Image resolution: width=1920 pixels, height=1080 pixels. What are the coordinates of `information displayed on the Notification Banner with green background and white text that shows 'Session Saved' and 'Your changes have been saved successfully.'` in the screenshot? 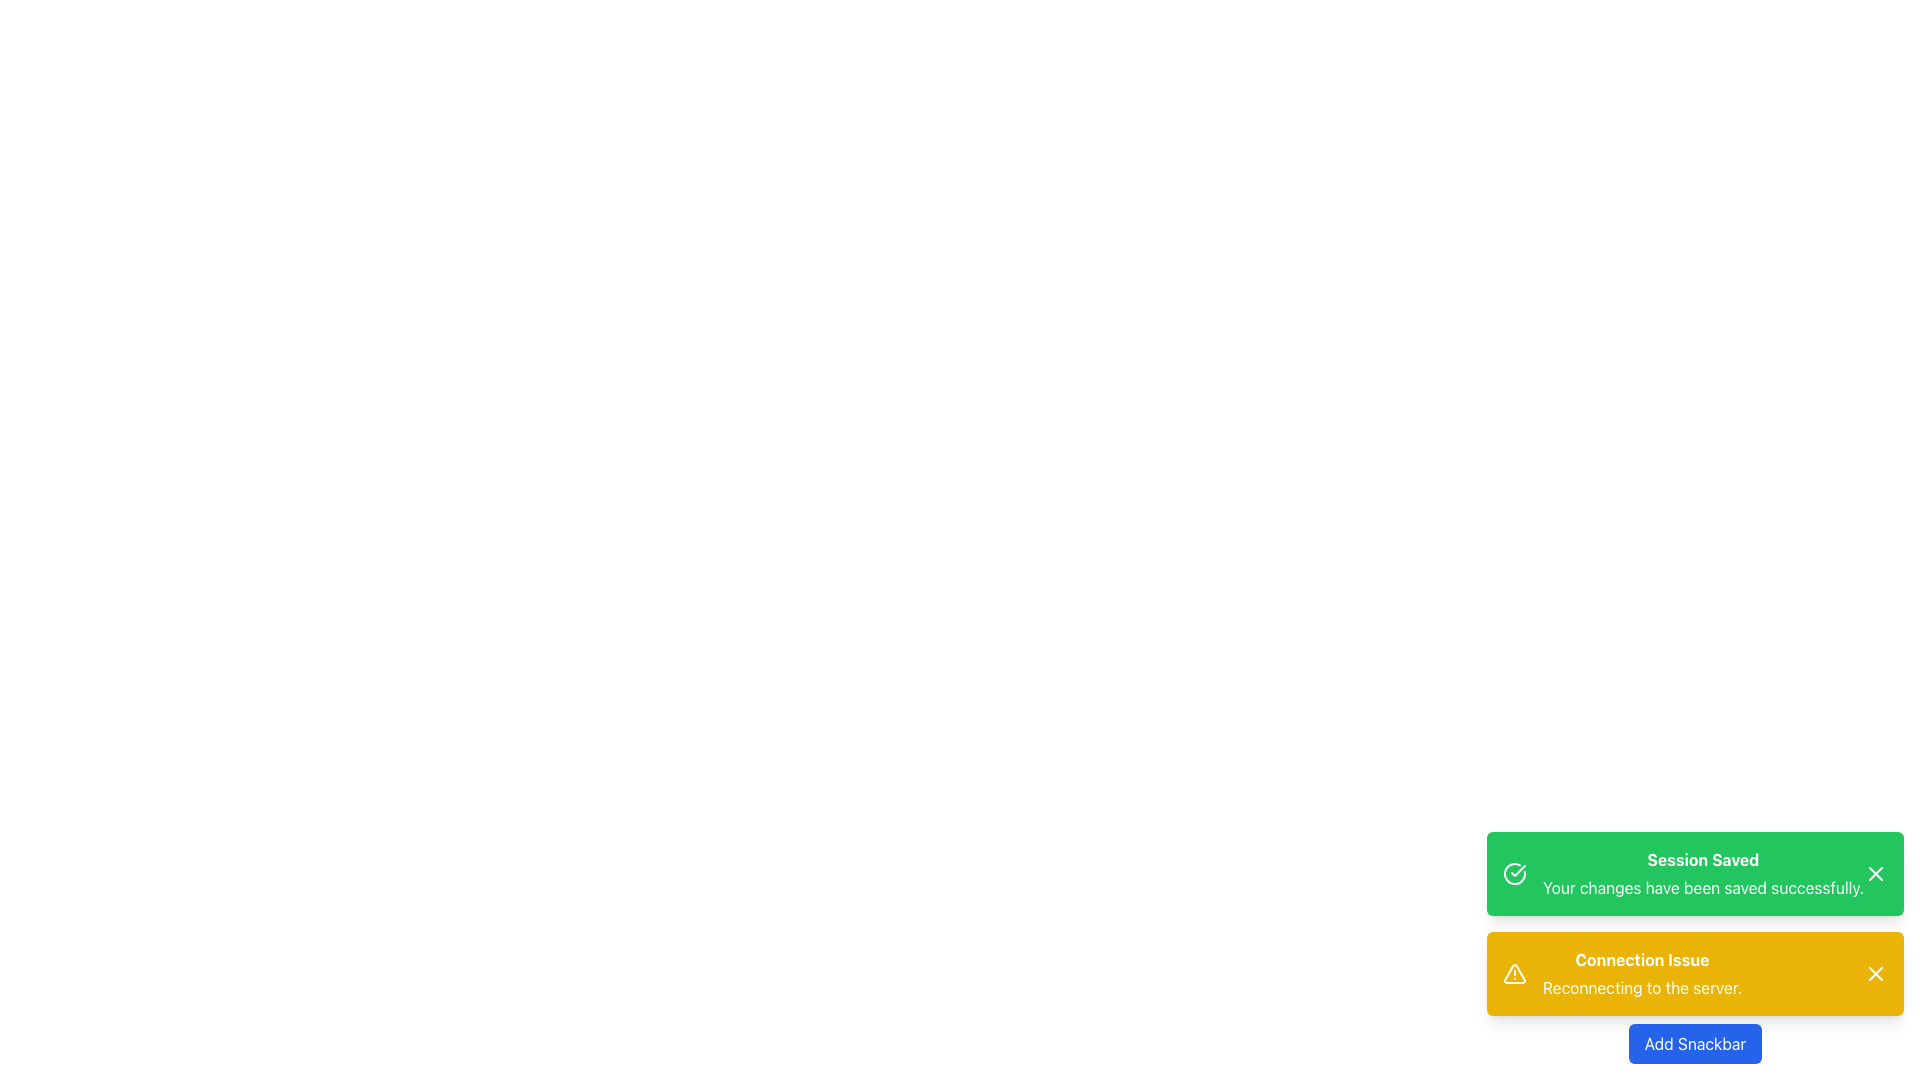 It's located at (1694, 873).